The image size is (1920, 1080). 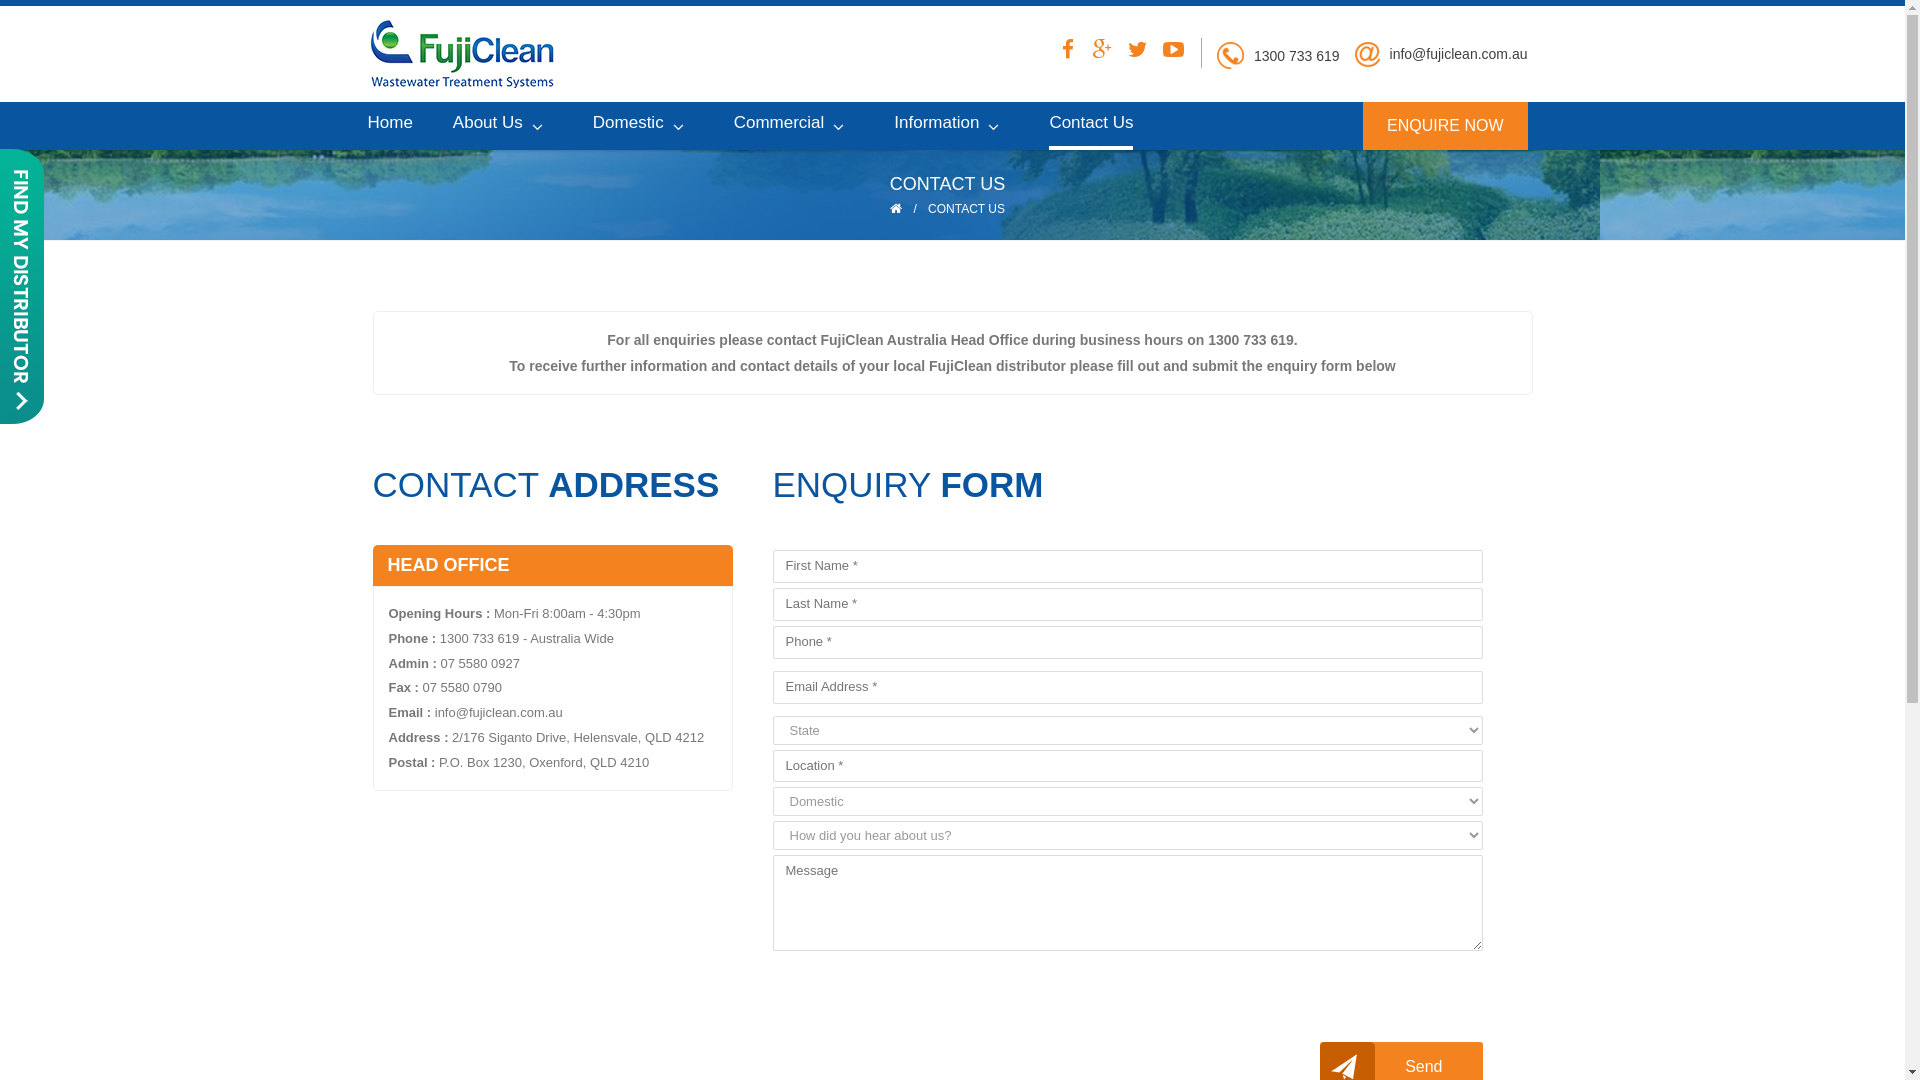 I want to click on 'Domestic', so click(x=643, y=123).